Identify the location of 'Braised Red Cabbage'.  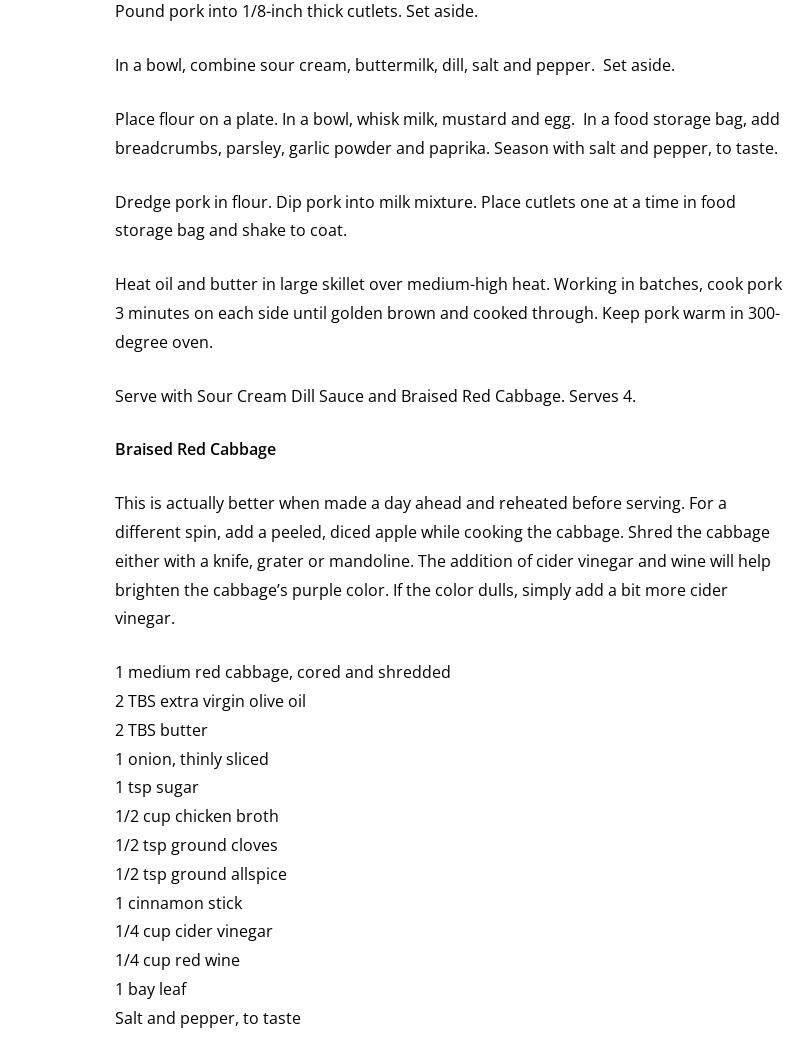
(194, 447).